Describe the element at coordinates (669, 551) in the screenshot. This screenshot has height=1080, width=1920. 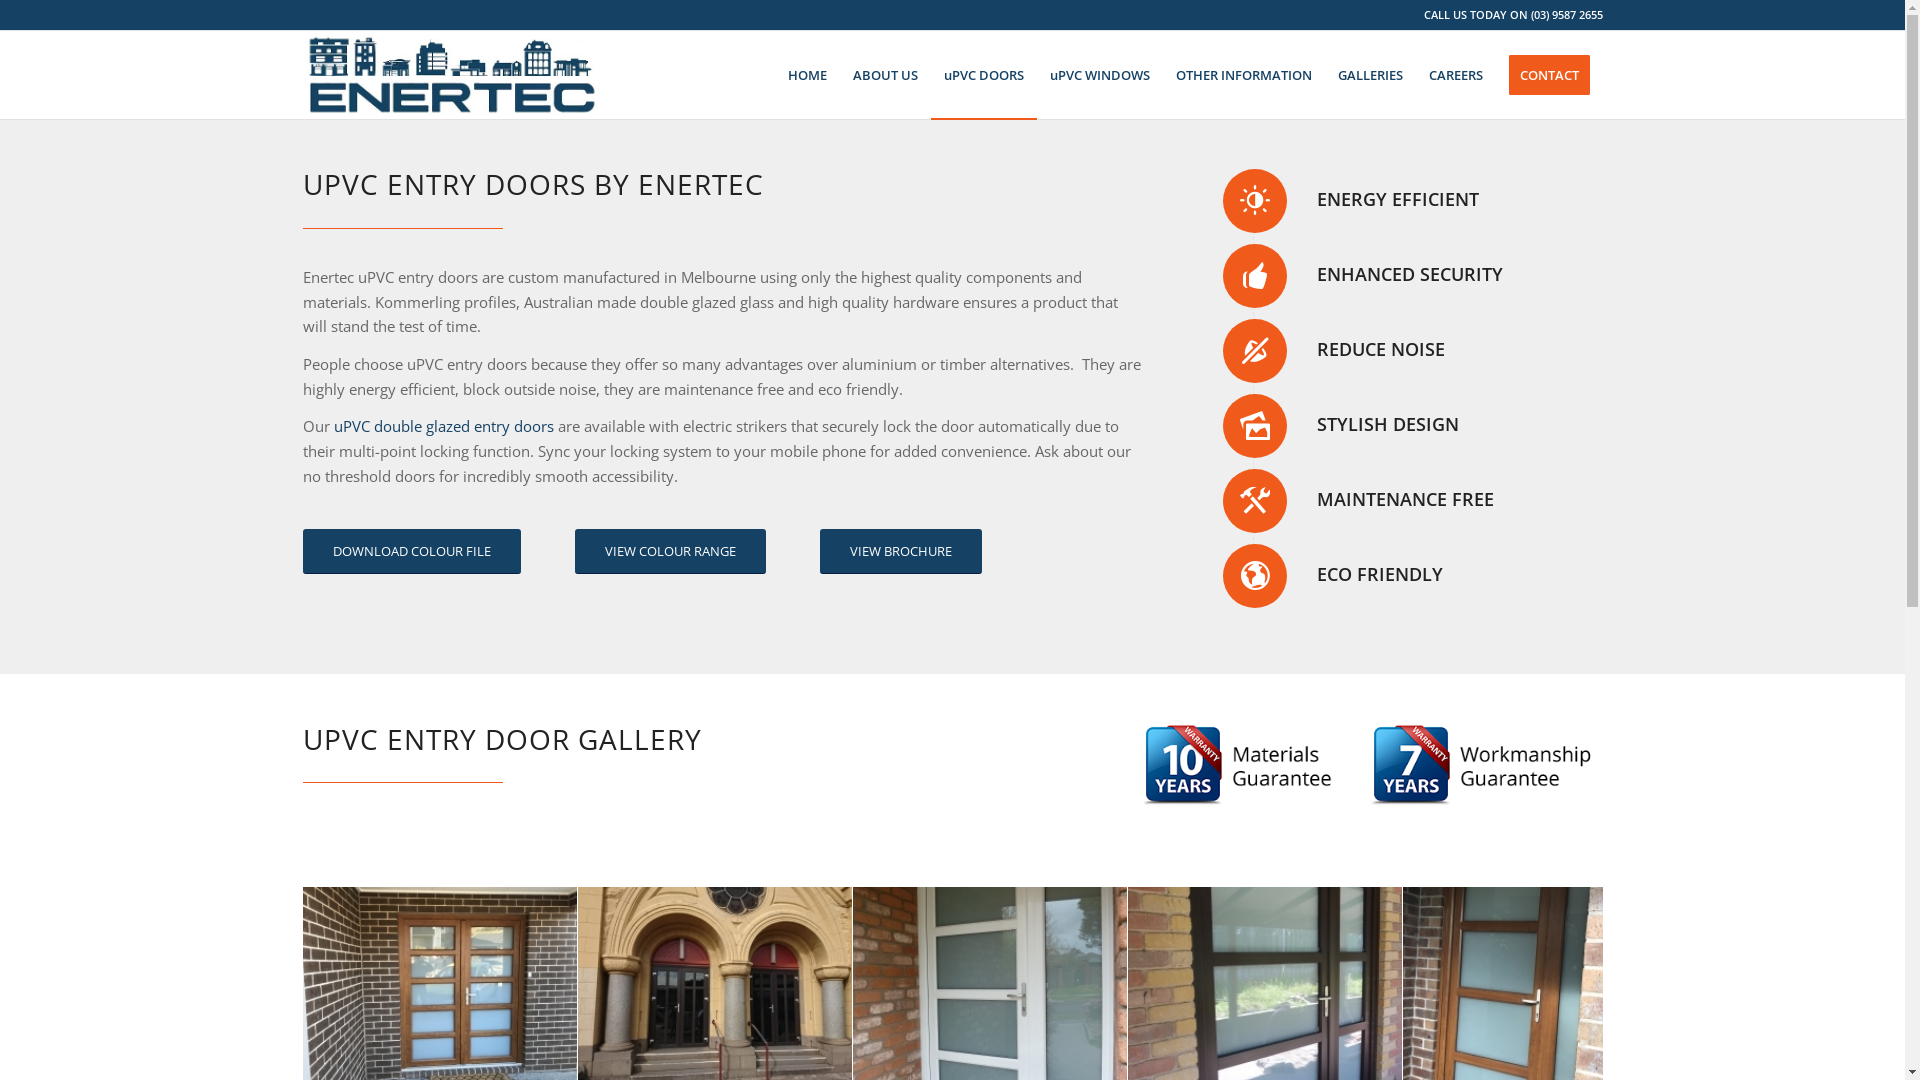
I see `'VIEW COLOUR RANGE'` at that location.